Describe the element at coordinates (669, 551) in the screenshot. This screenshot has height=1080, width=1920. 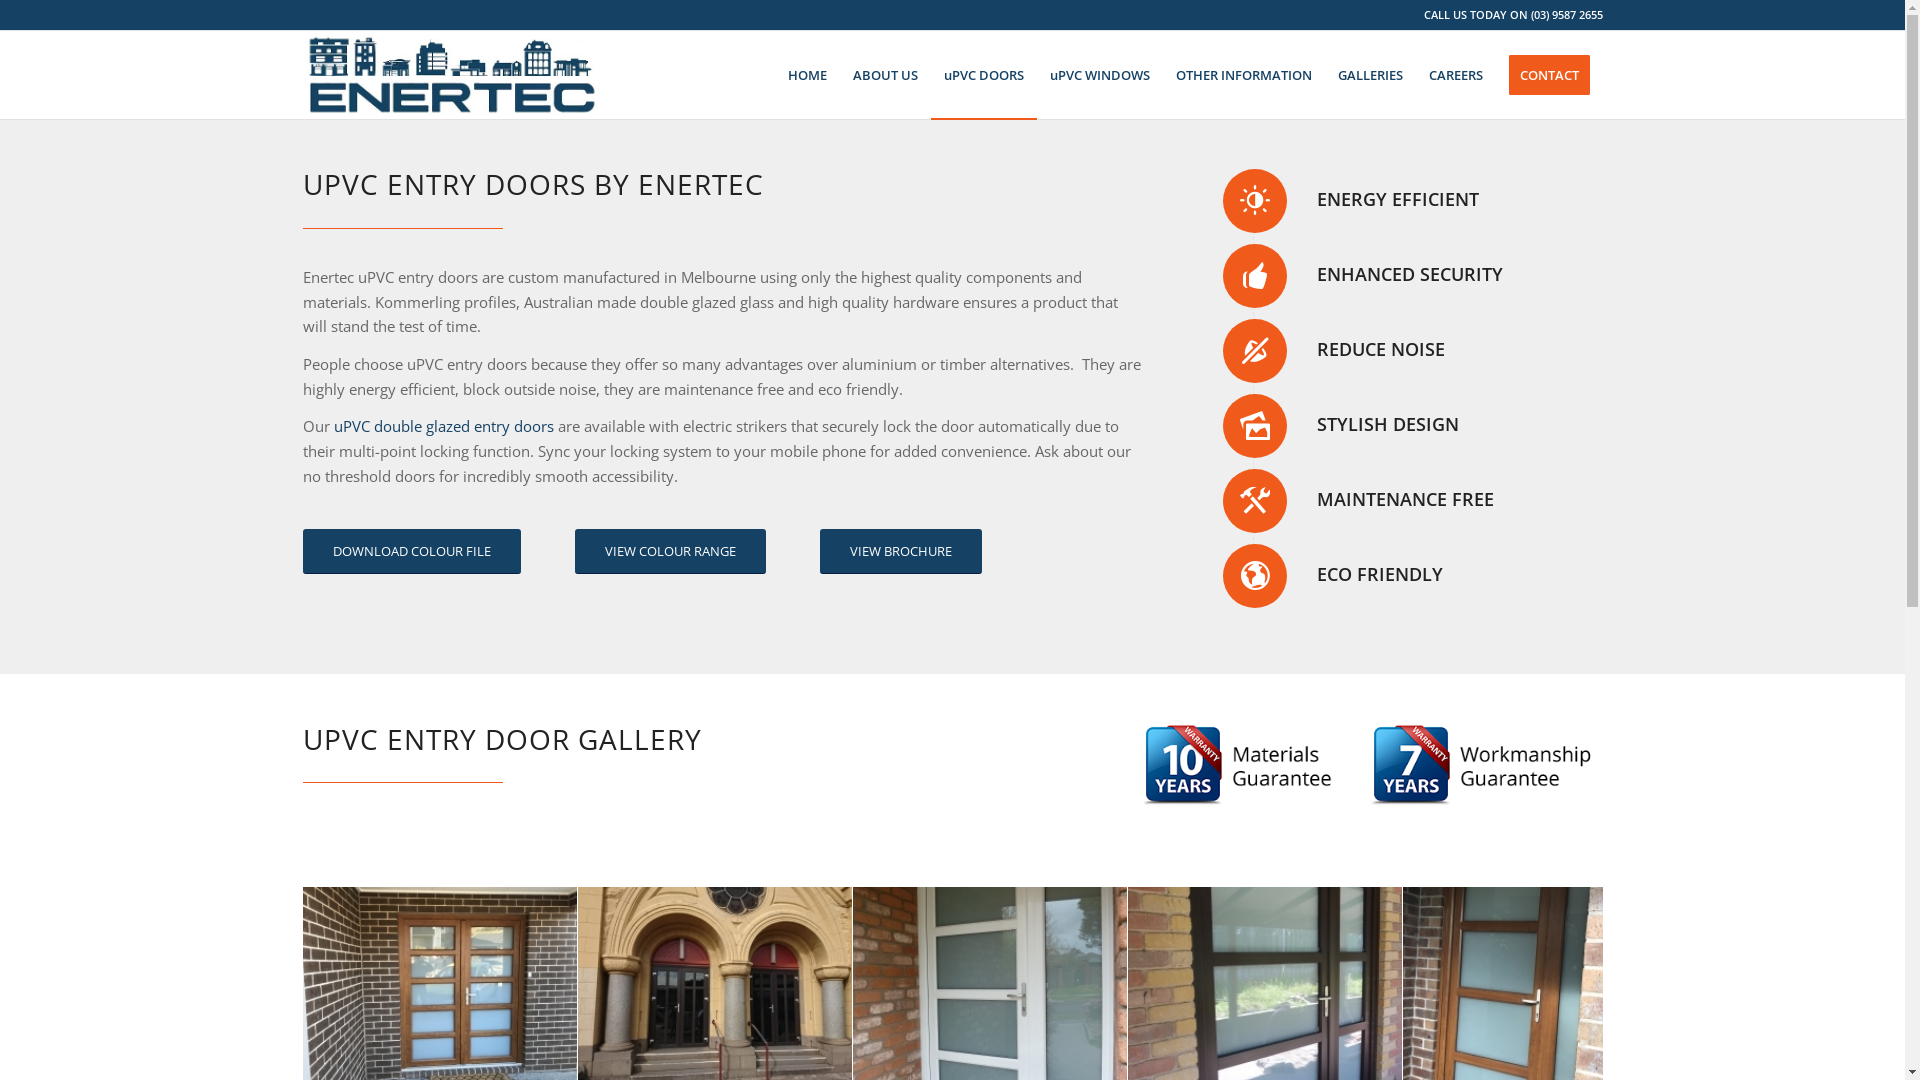
I see `'VIEW COLOUR RANGE'` at that location.